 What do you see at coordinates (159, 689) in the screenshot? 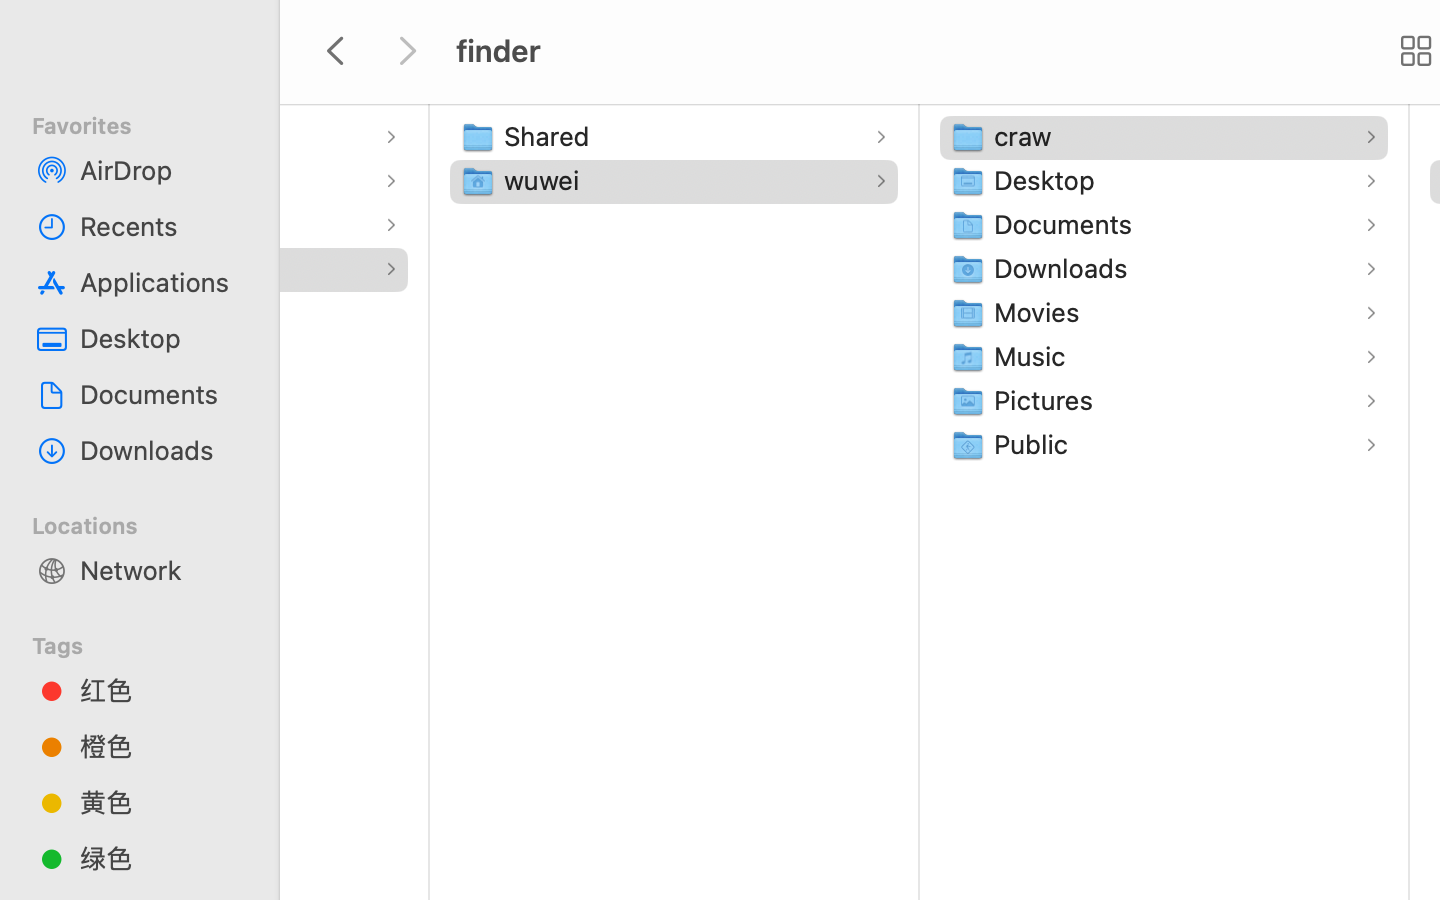
I see `'红色'` at bounding box center [159, 689].